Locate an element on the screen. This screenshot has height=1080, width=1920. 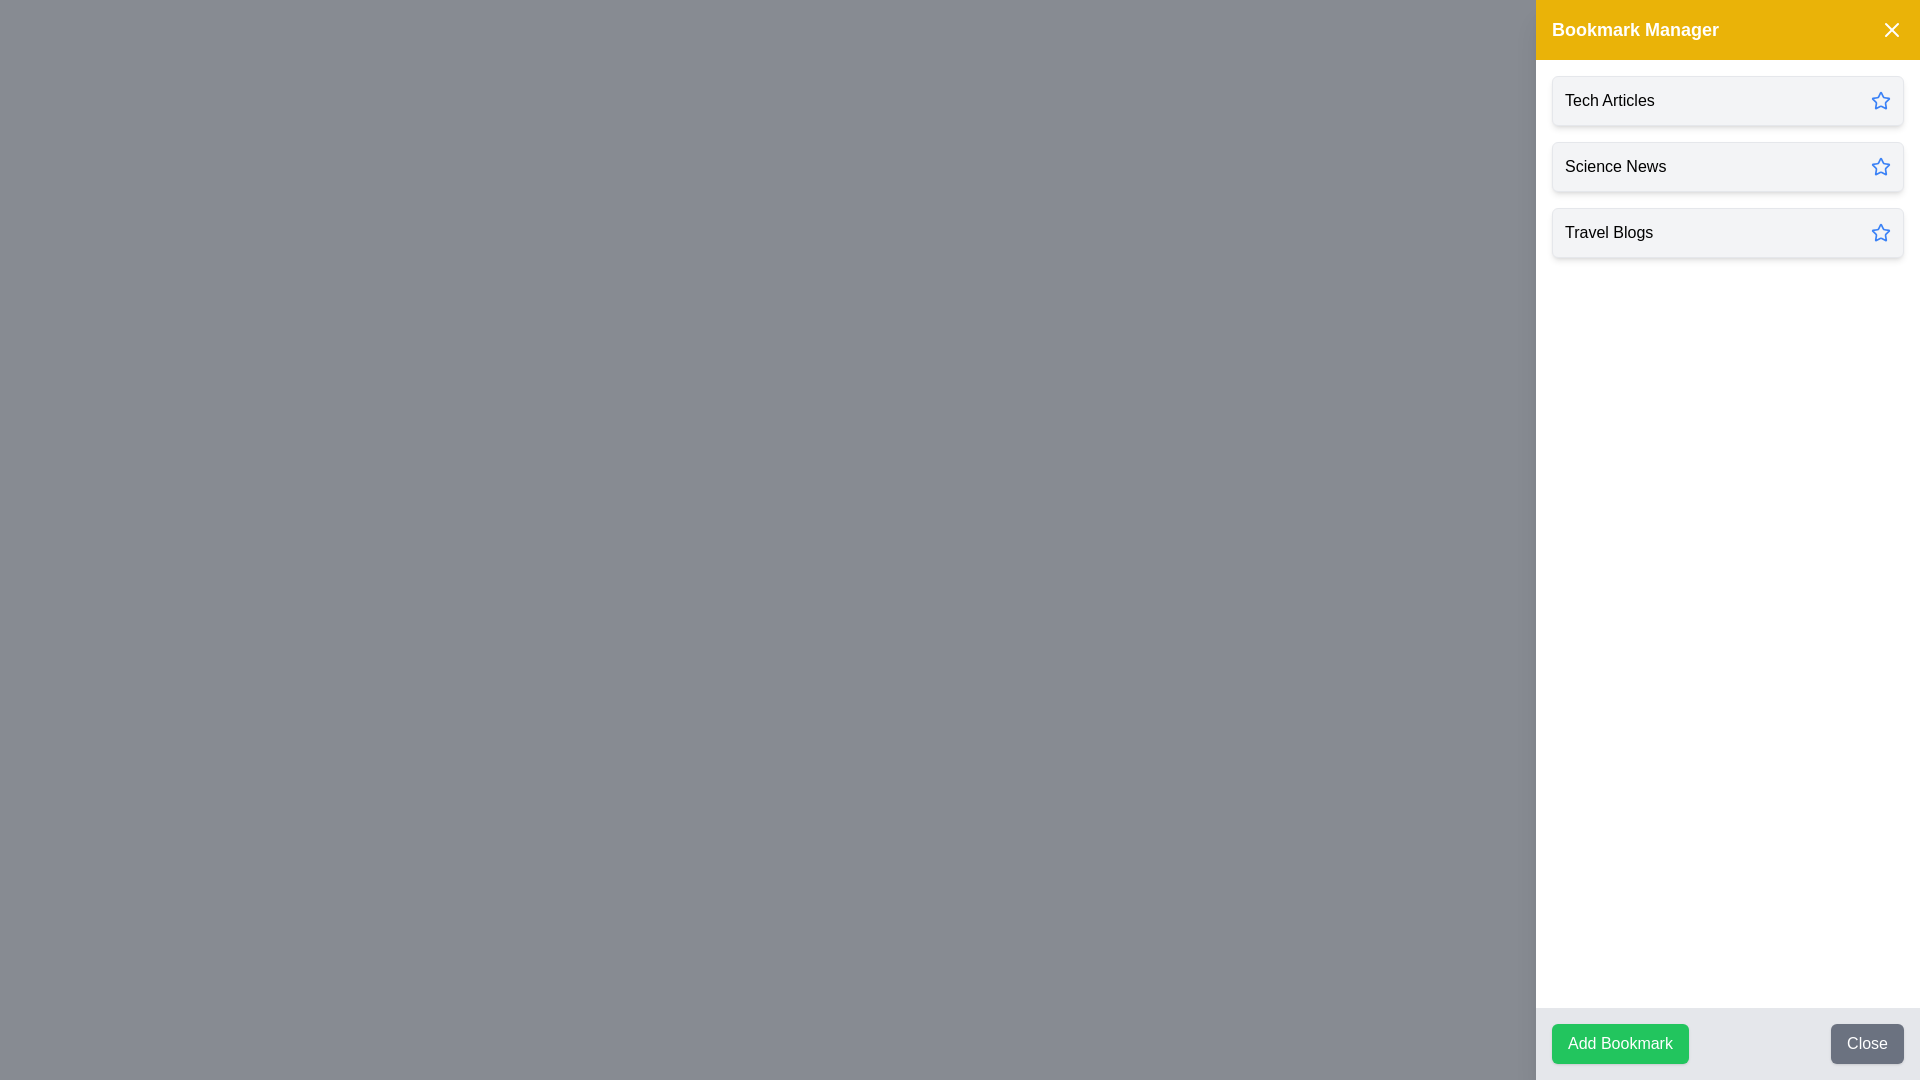
the second item in the 'Bookmark Manager' list, which represents a clickable bookmark for 'Science News' is located at coordinates (1727, 165).